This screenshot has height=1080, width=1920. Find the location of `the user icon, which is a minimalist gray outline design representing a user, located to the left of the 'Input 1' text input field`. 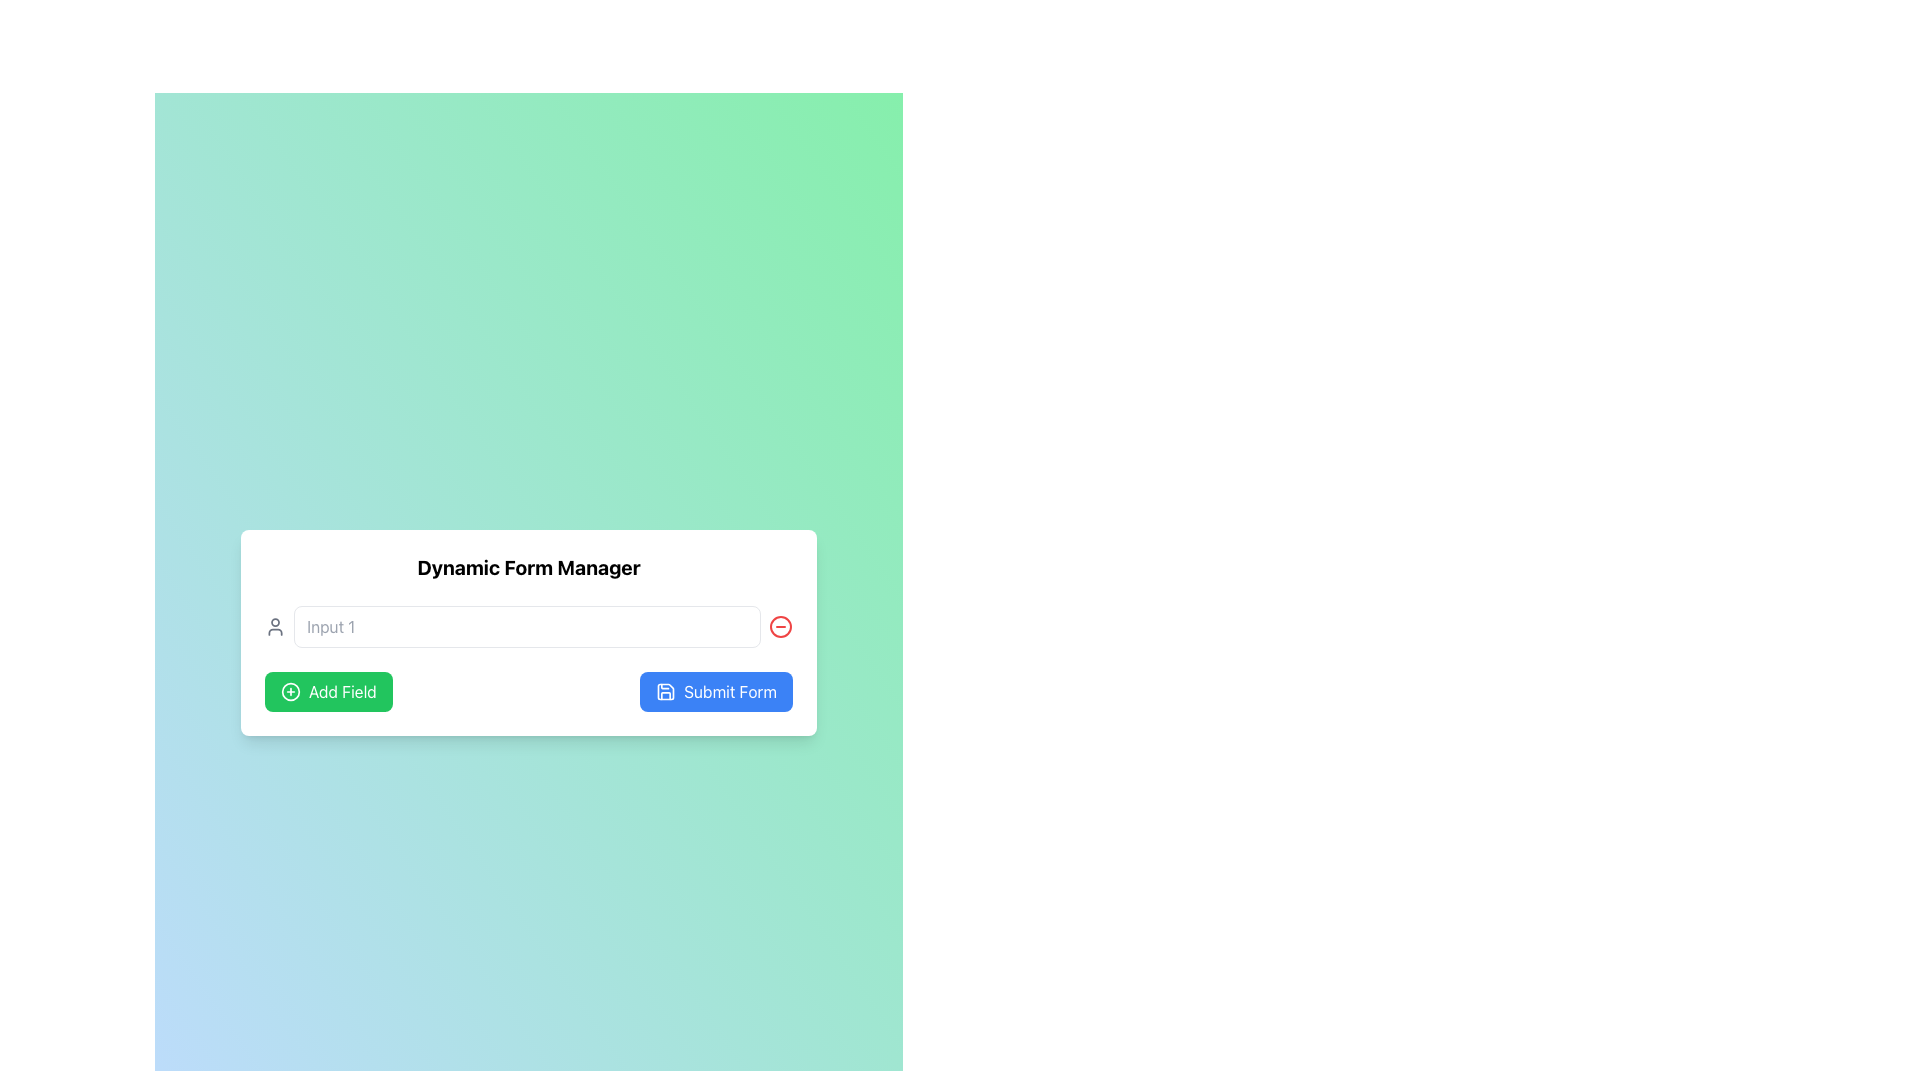

the user icon, which is a minimalist gray outline design representing a user, located to the left of the 'Input 1' text input field is located at coordinates (274, 626).